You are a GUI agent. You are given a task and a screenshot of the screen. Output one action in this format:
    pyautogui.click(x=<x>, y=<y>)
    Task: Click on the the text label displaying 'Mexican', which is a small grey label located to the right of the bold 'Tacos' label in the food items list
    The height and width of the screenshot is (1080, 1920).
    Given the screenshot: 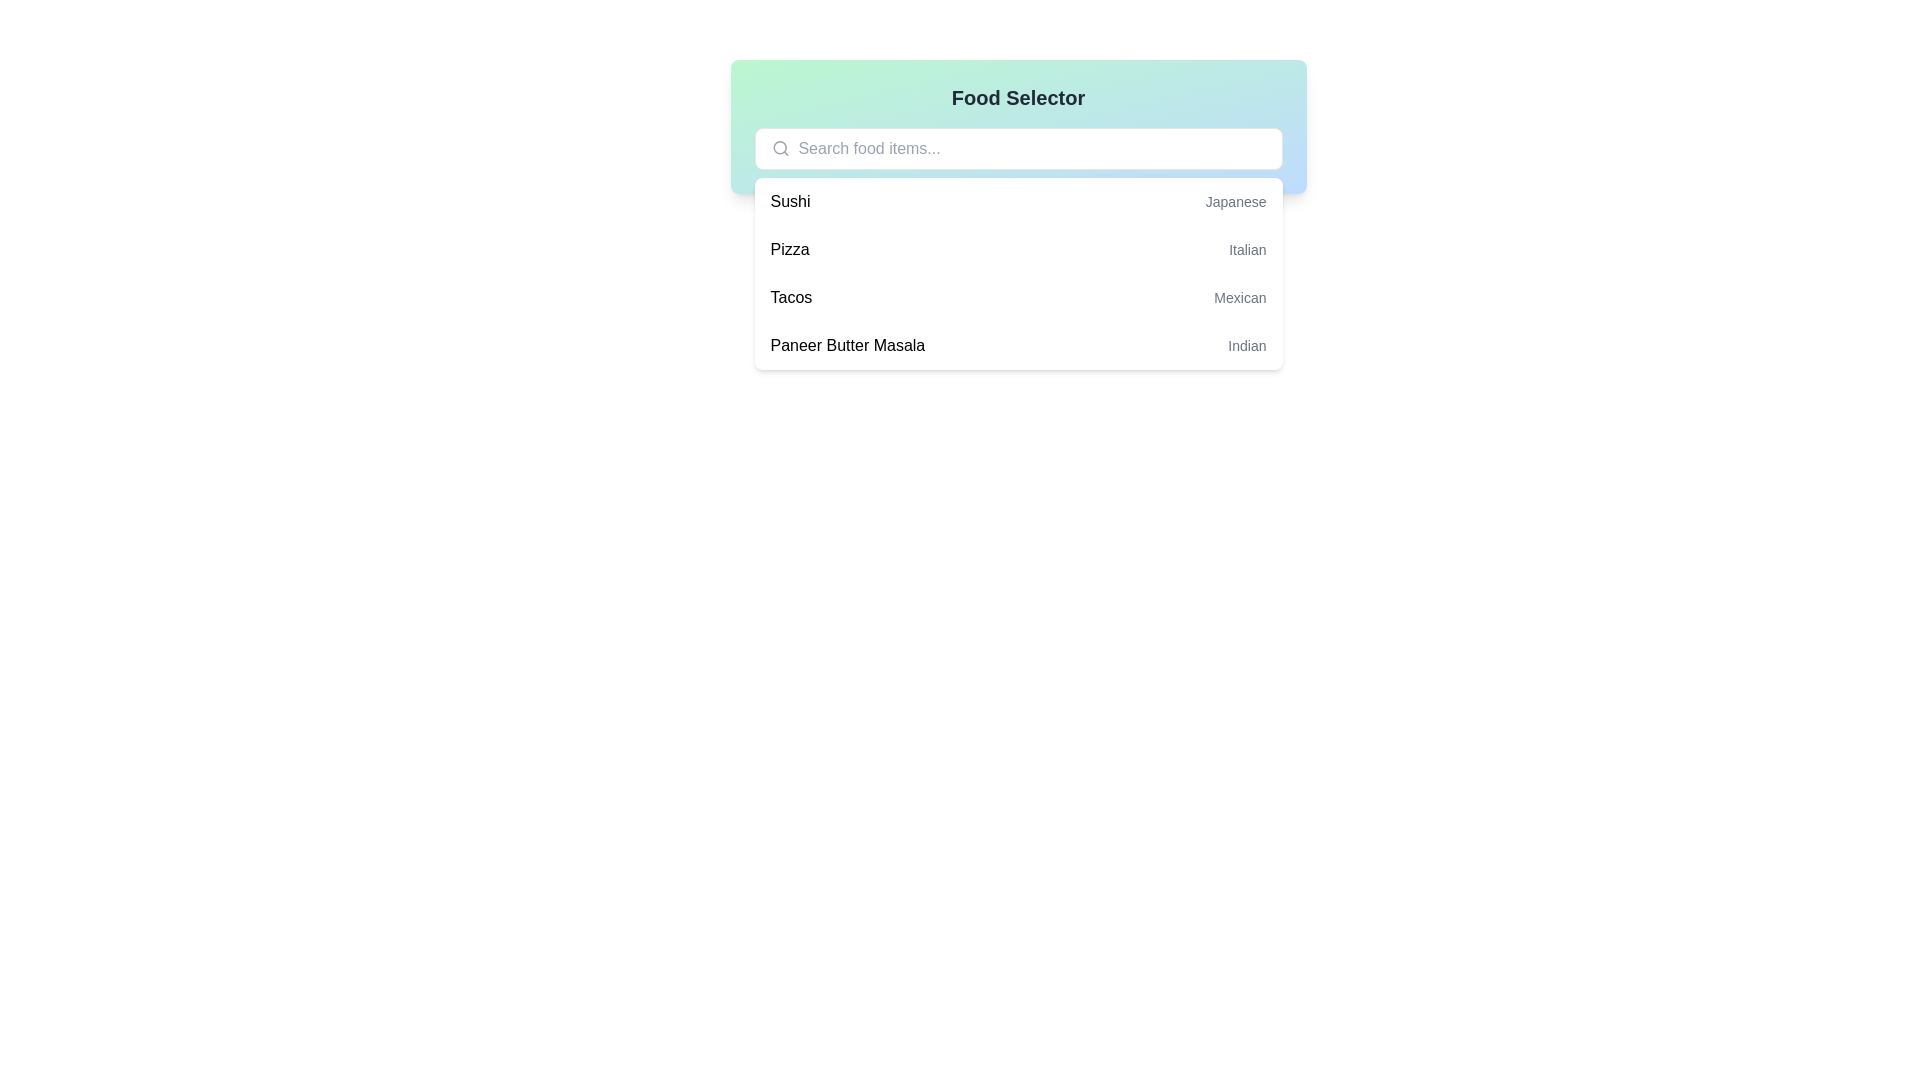 What is the action you would take?
    pyautogui.click(x=1239, y=297)
    